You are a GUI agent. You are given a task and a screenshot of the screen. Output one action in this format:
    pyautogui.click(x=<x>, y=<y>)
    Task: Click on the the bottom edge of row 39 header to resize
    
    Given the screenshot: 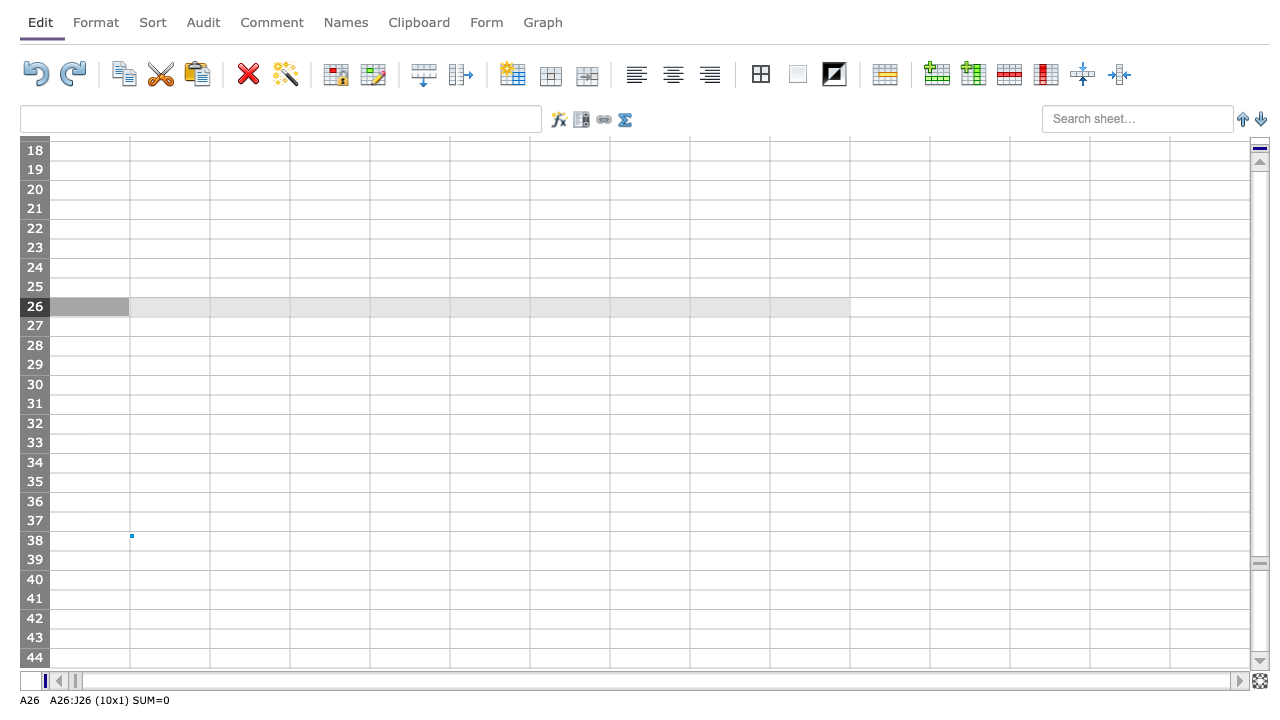 What is the action you would take?
    pyautogui.click(x=34, y=570)
    